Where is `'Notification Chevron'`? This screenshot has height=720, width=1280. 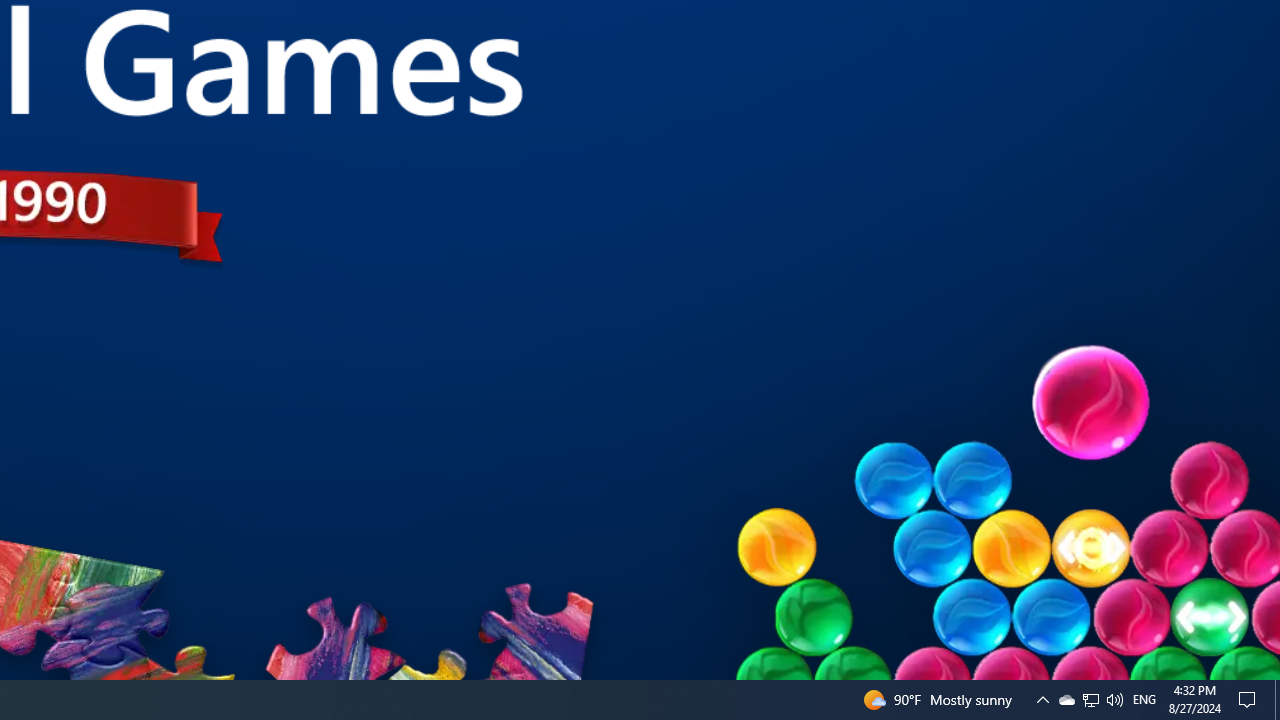 'Notification Chevron' is located at coordinates (1041, 698).